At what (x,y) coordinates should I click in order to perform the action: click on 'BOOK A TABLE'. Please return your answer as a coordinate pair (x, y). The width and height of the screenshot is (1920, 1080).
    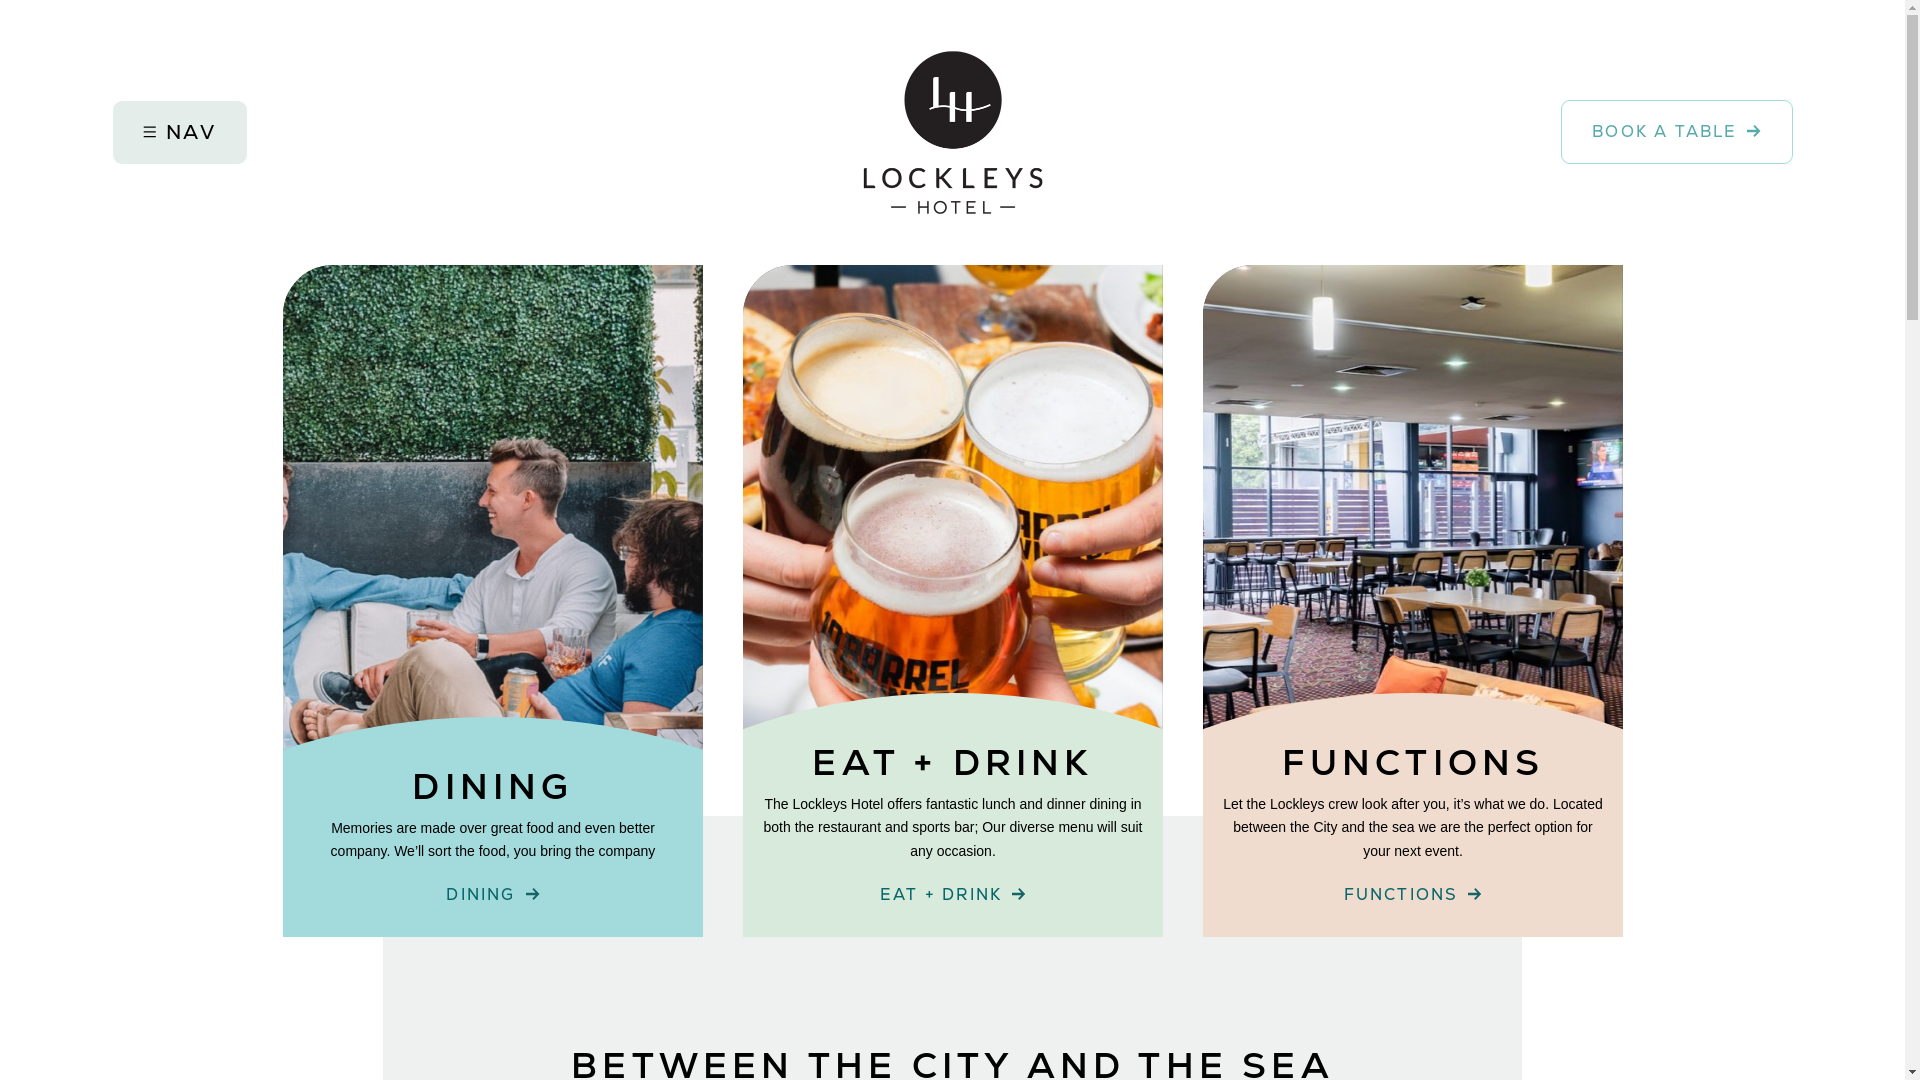
    Looking at the image, I should click on (1559, 131).